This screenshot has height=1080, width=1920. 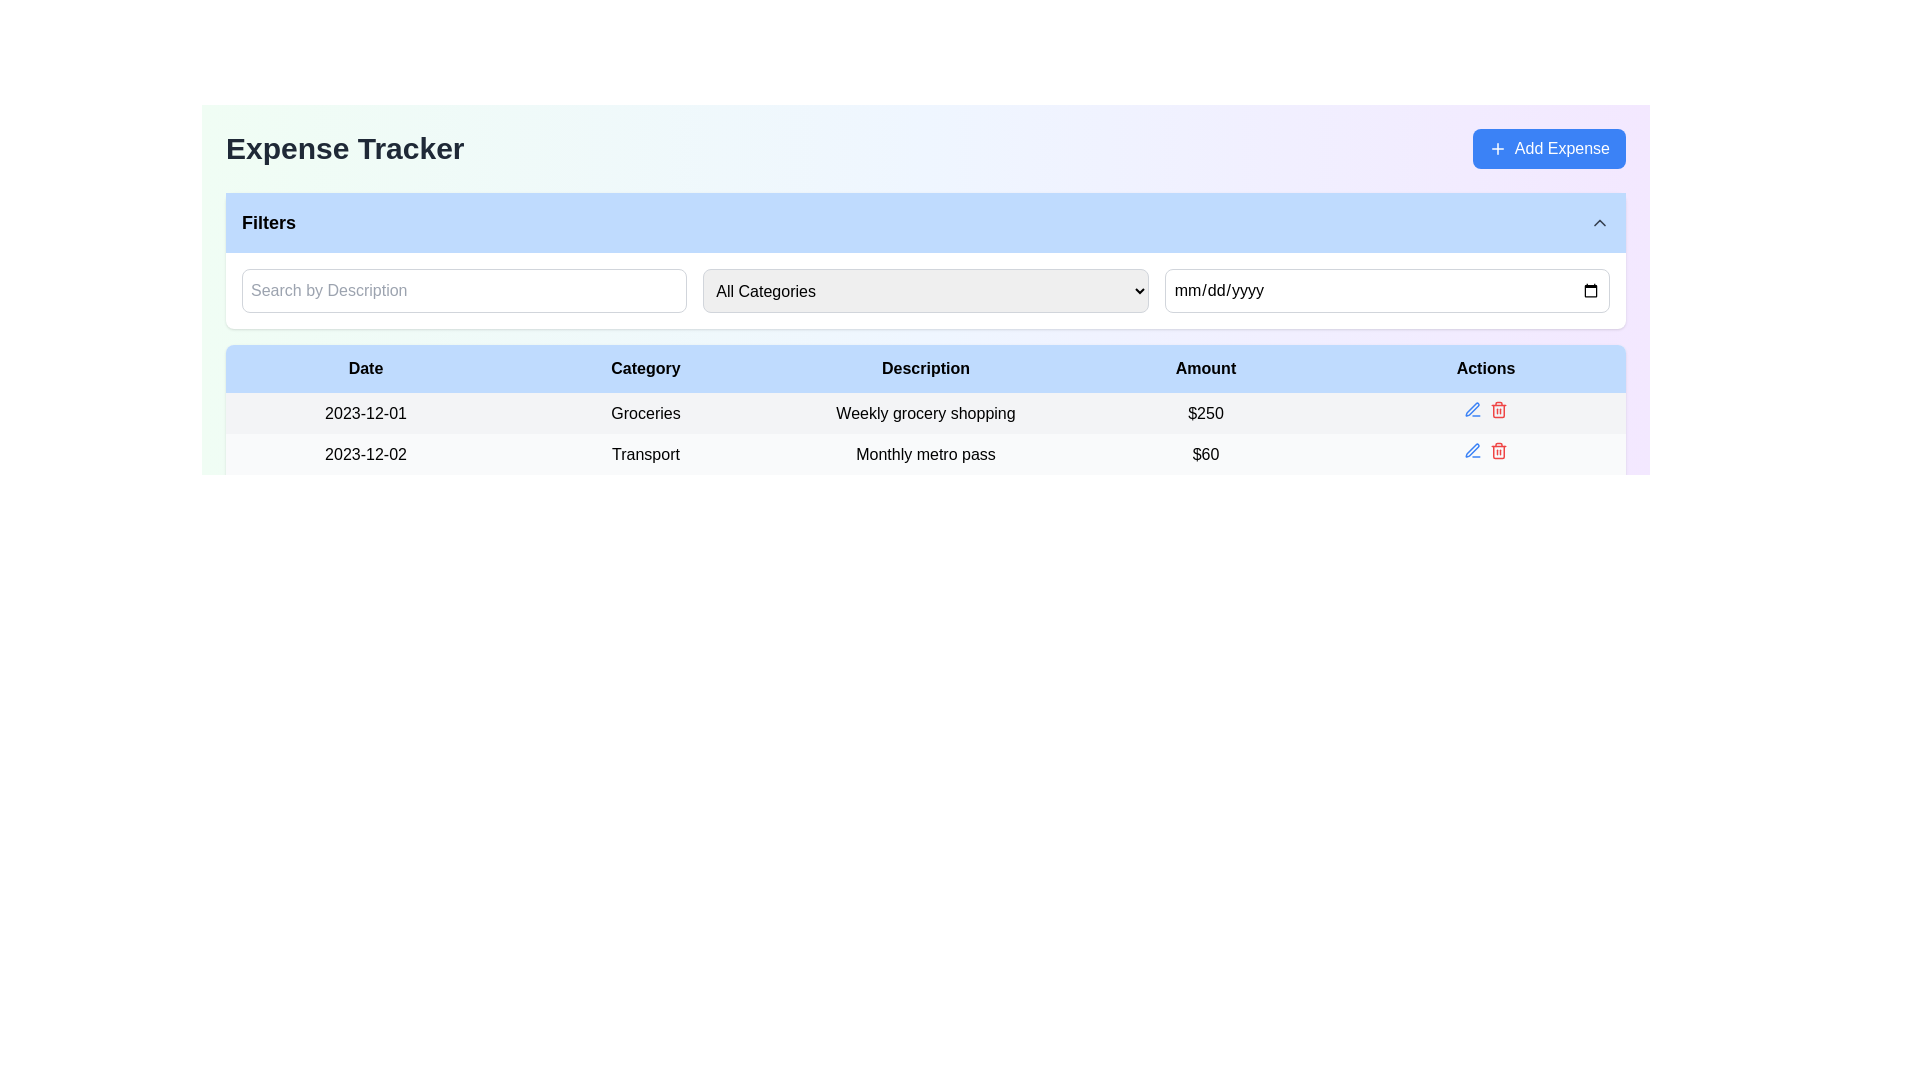 What do you see at coordinates (1486, 454) in the screenshot?
I see `the edit icon in the 'Actions' column for the row corresponding to '2023-12-02', 'Transport', and '$60'` at bounding box center [1486, 454].